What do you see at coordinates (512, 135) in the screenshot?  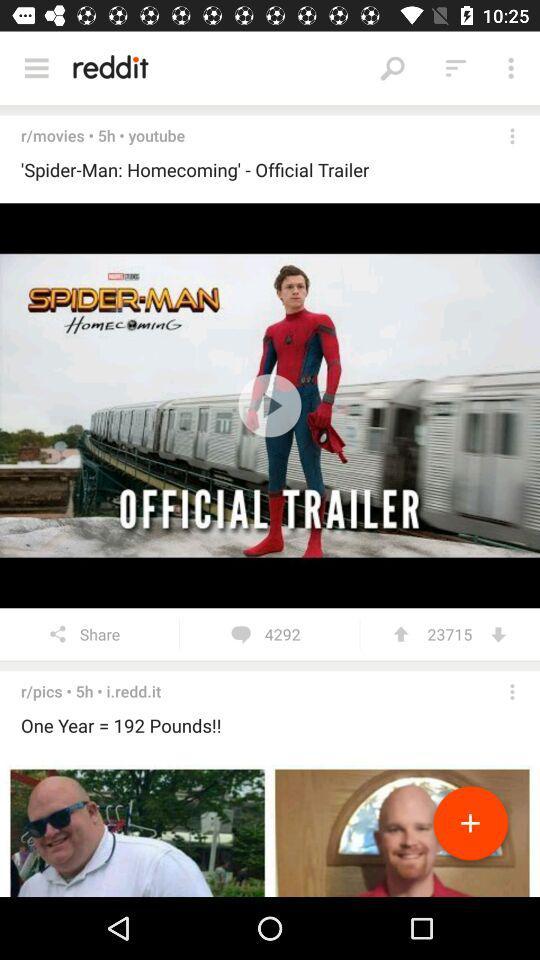 I see `open menu settings` at bounding box center [512, 135].